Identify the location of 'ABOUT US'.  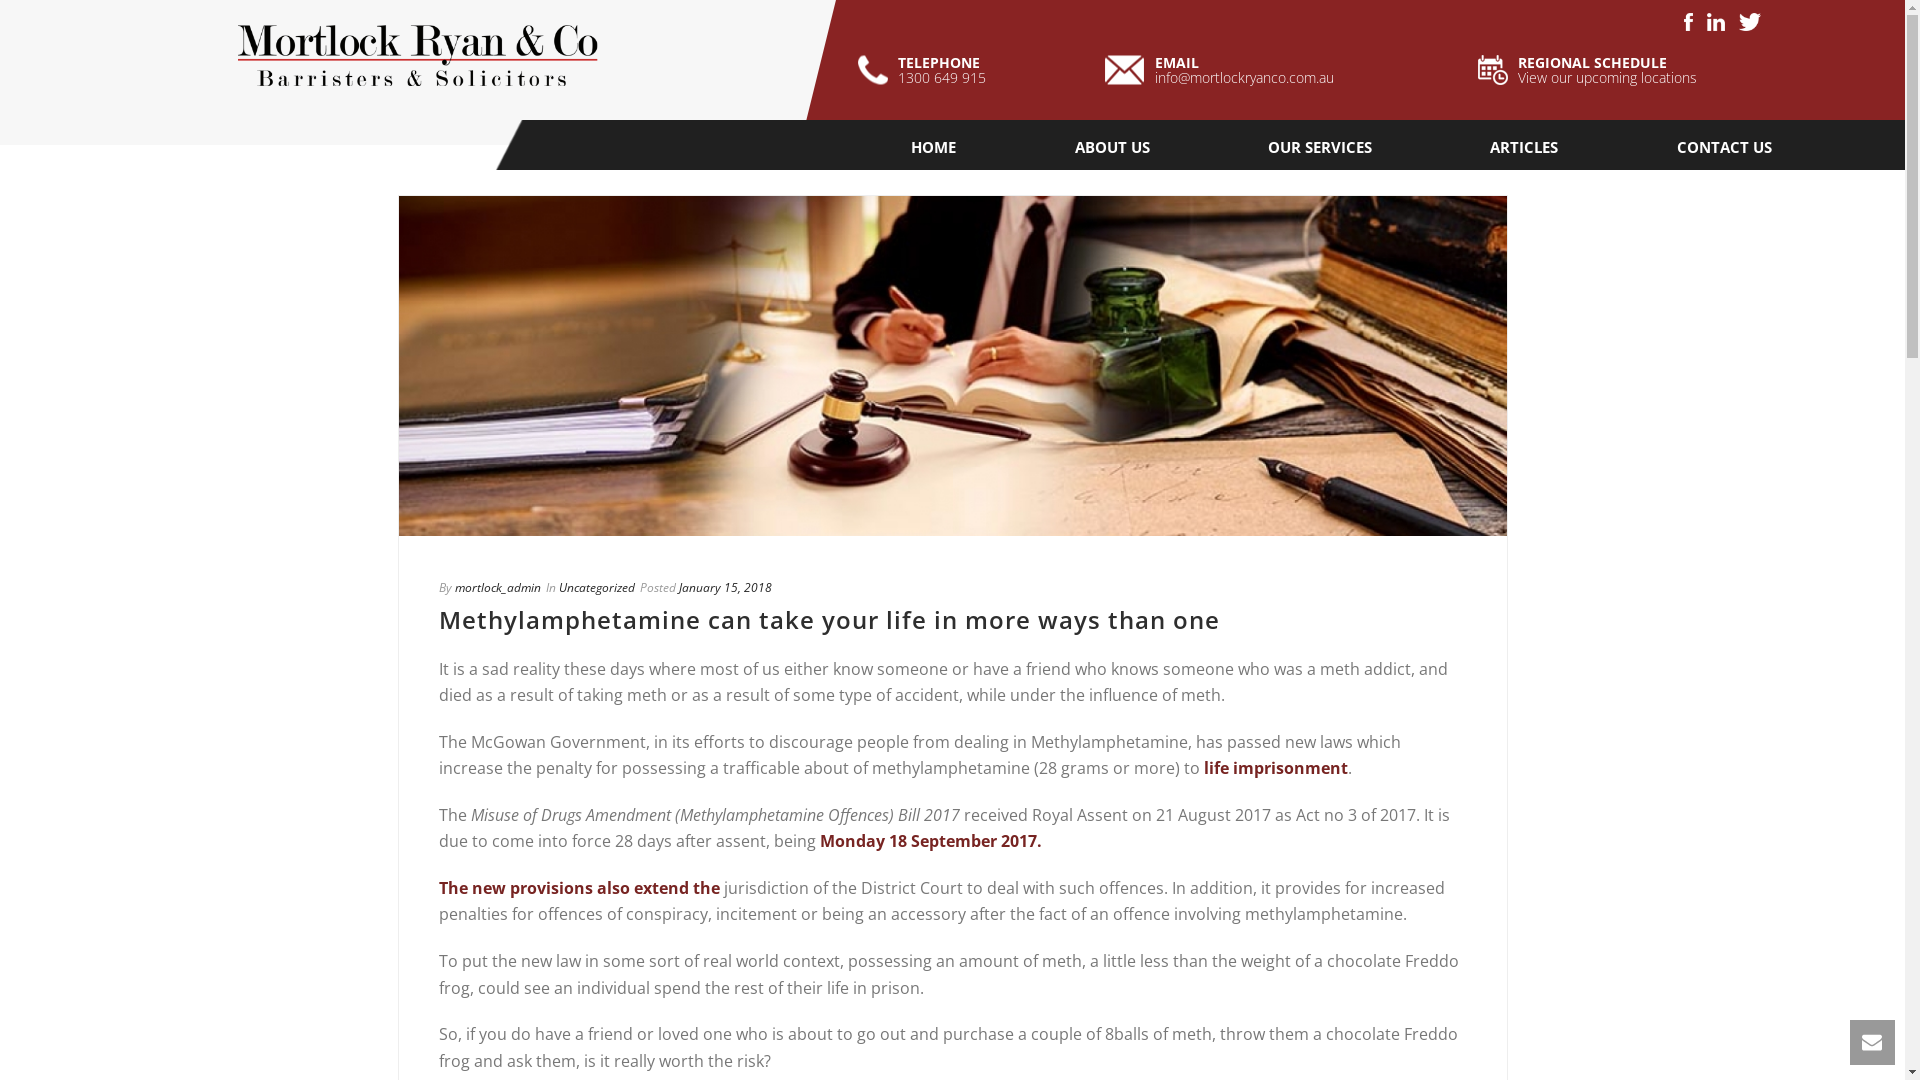
(1111, 145).